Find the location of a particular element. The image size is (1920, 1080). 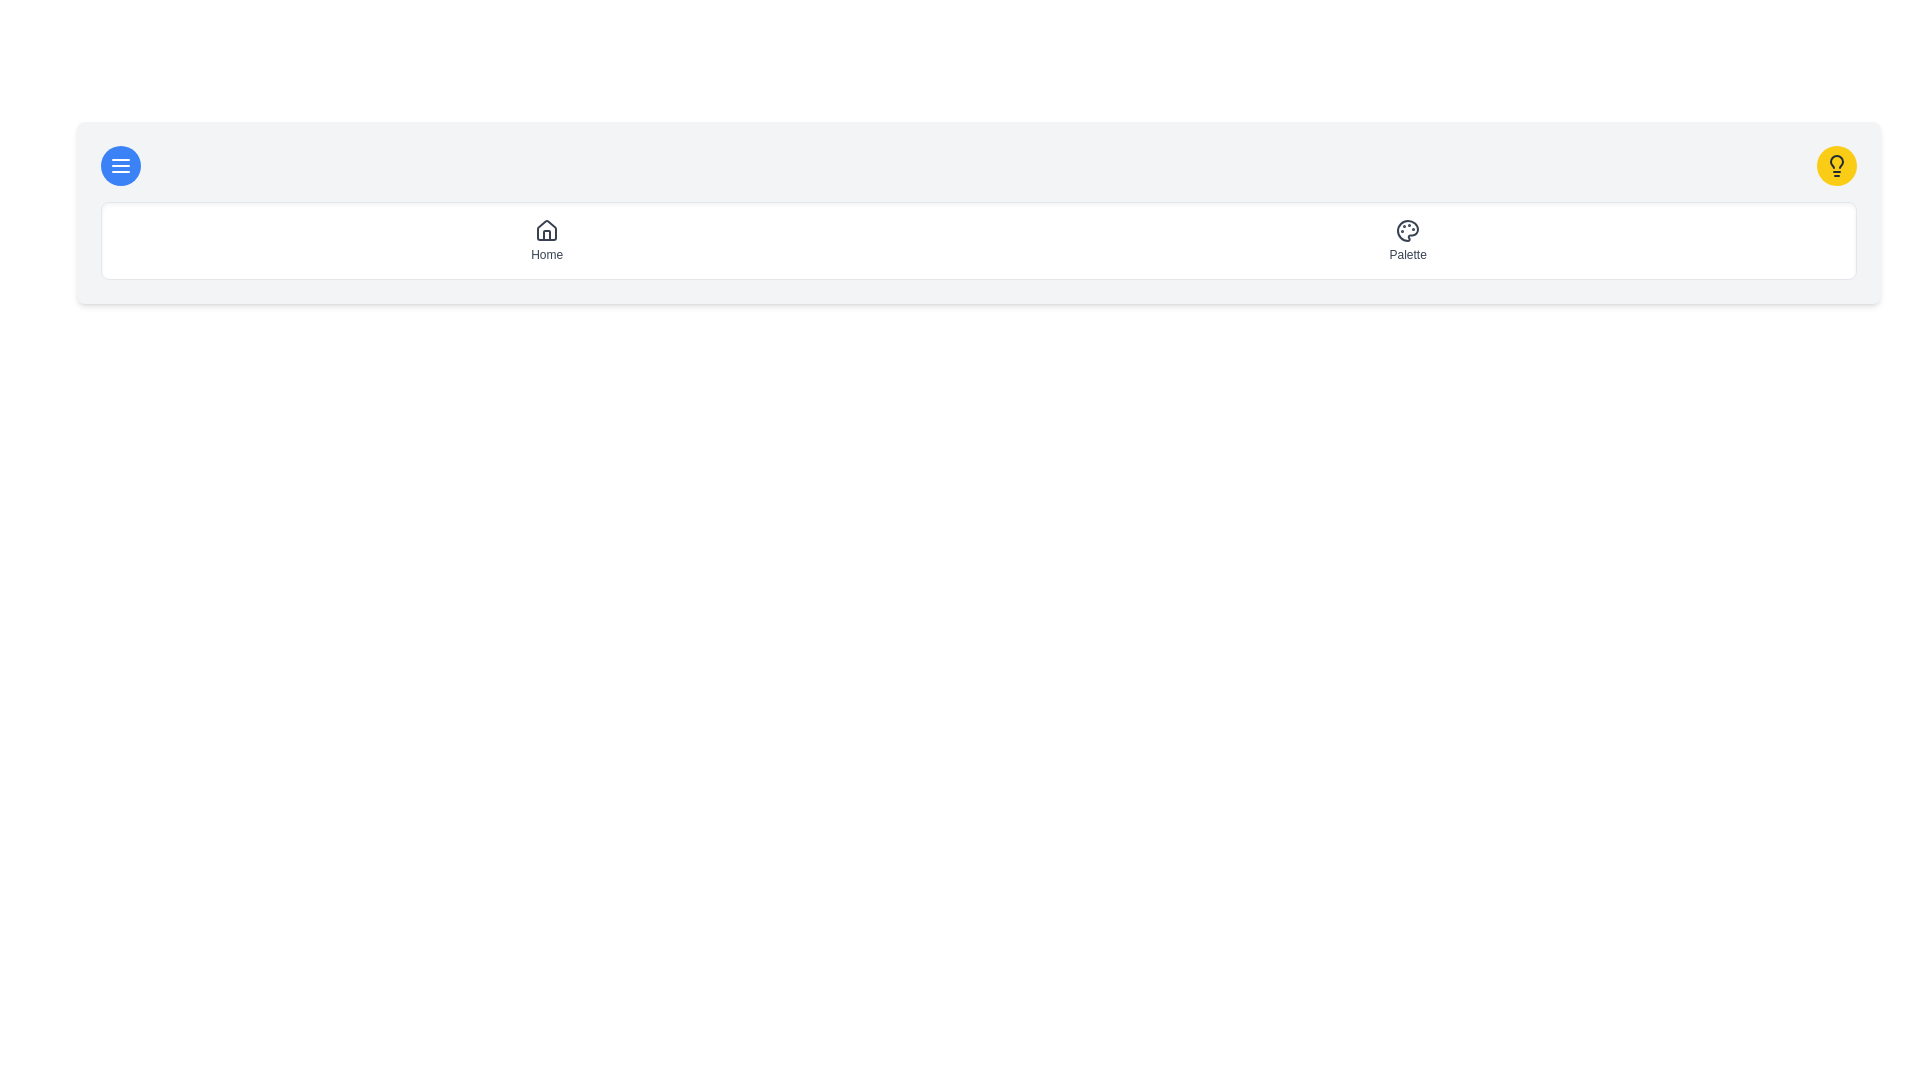

the lightbulb button located at the top-right corner of the interface to observe hover effects is located at coordinates (1837, 164).